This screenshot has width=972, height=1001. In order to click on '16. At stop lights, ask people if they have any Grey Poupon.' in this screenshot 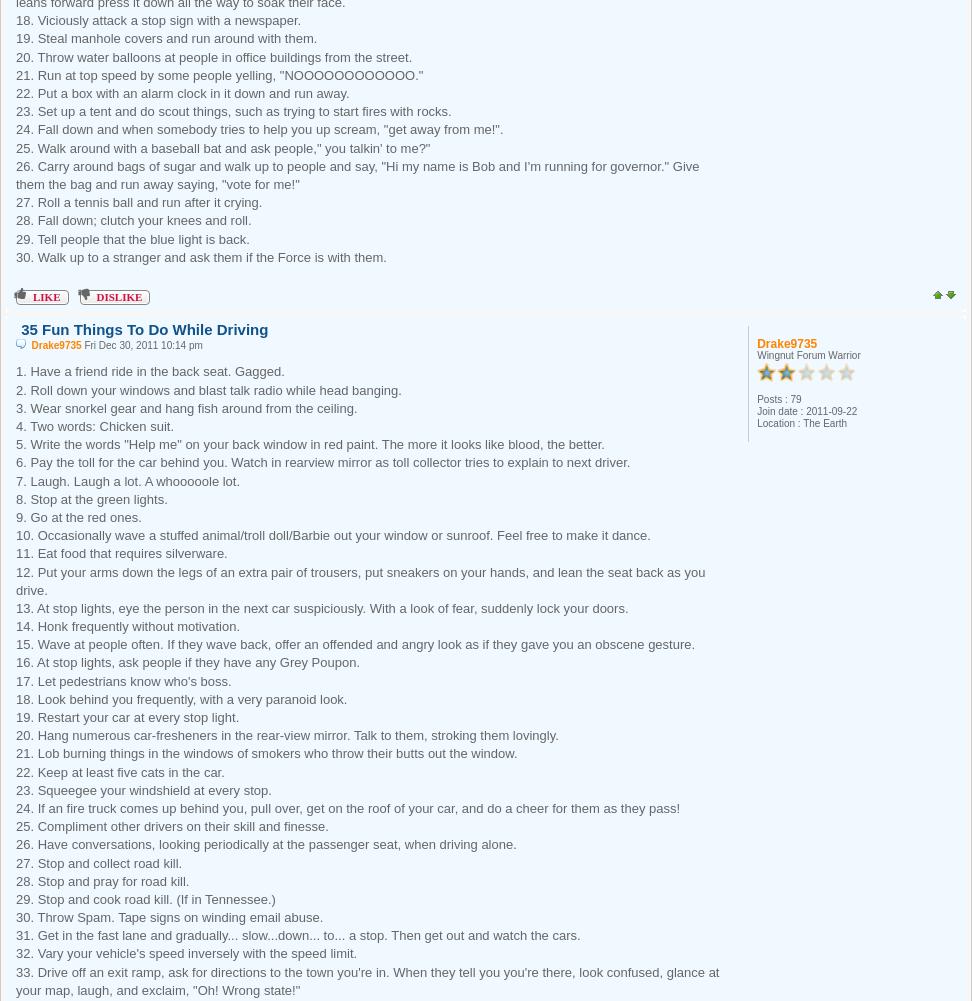, I will do `click(186, 661)`.